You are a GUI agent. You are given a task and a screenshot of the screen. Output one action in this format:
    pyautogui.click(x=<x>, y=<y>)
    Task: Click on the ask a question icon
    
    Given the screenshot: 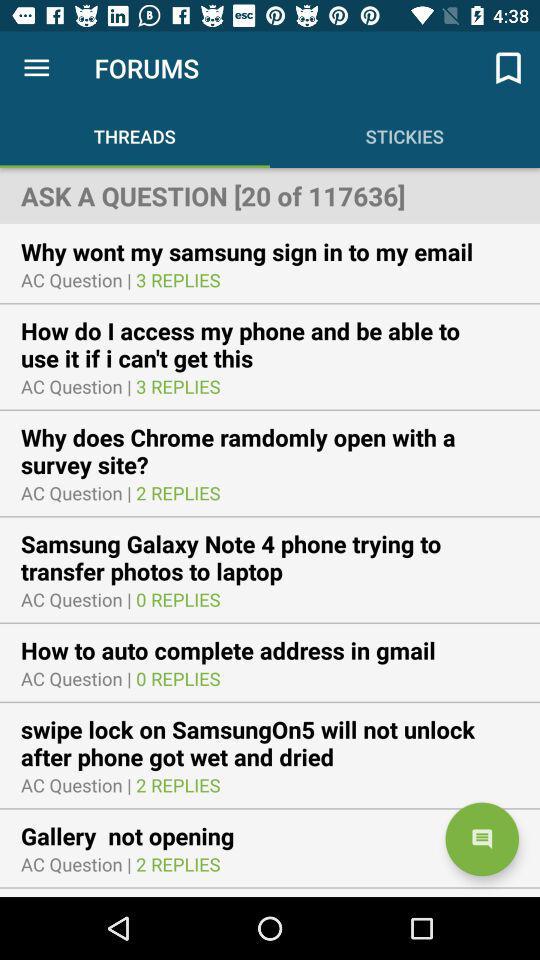 What is the action you would take?
    pyautogui.click(x=270, y=195)
    